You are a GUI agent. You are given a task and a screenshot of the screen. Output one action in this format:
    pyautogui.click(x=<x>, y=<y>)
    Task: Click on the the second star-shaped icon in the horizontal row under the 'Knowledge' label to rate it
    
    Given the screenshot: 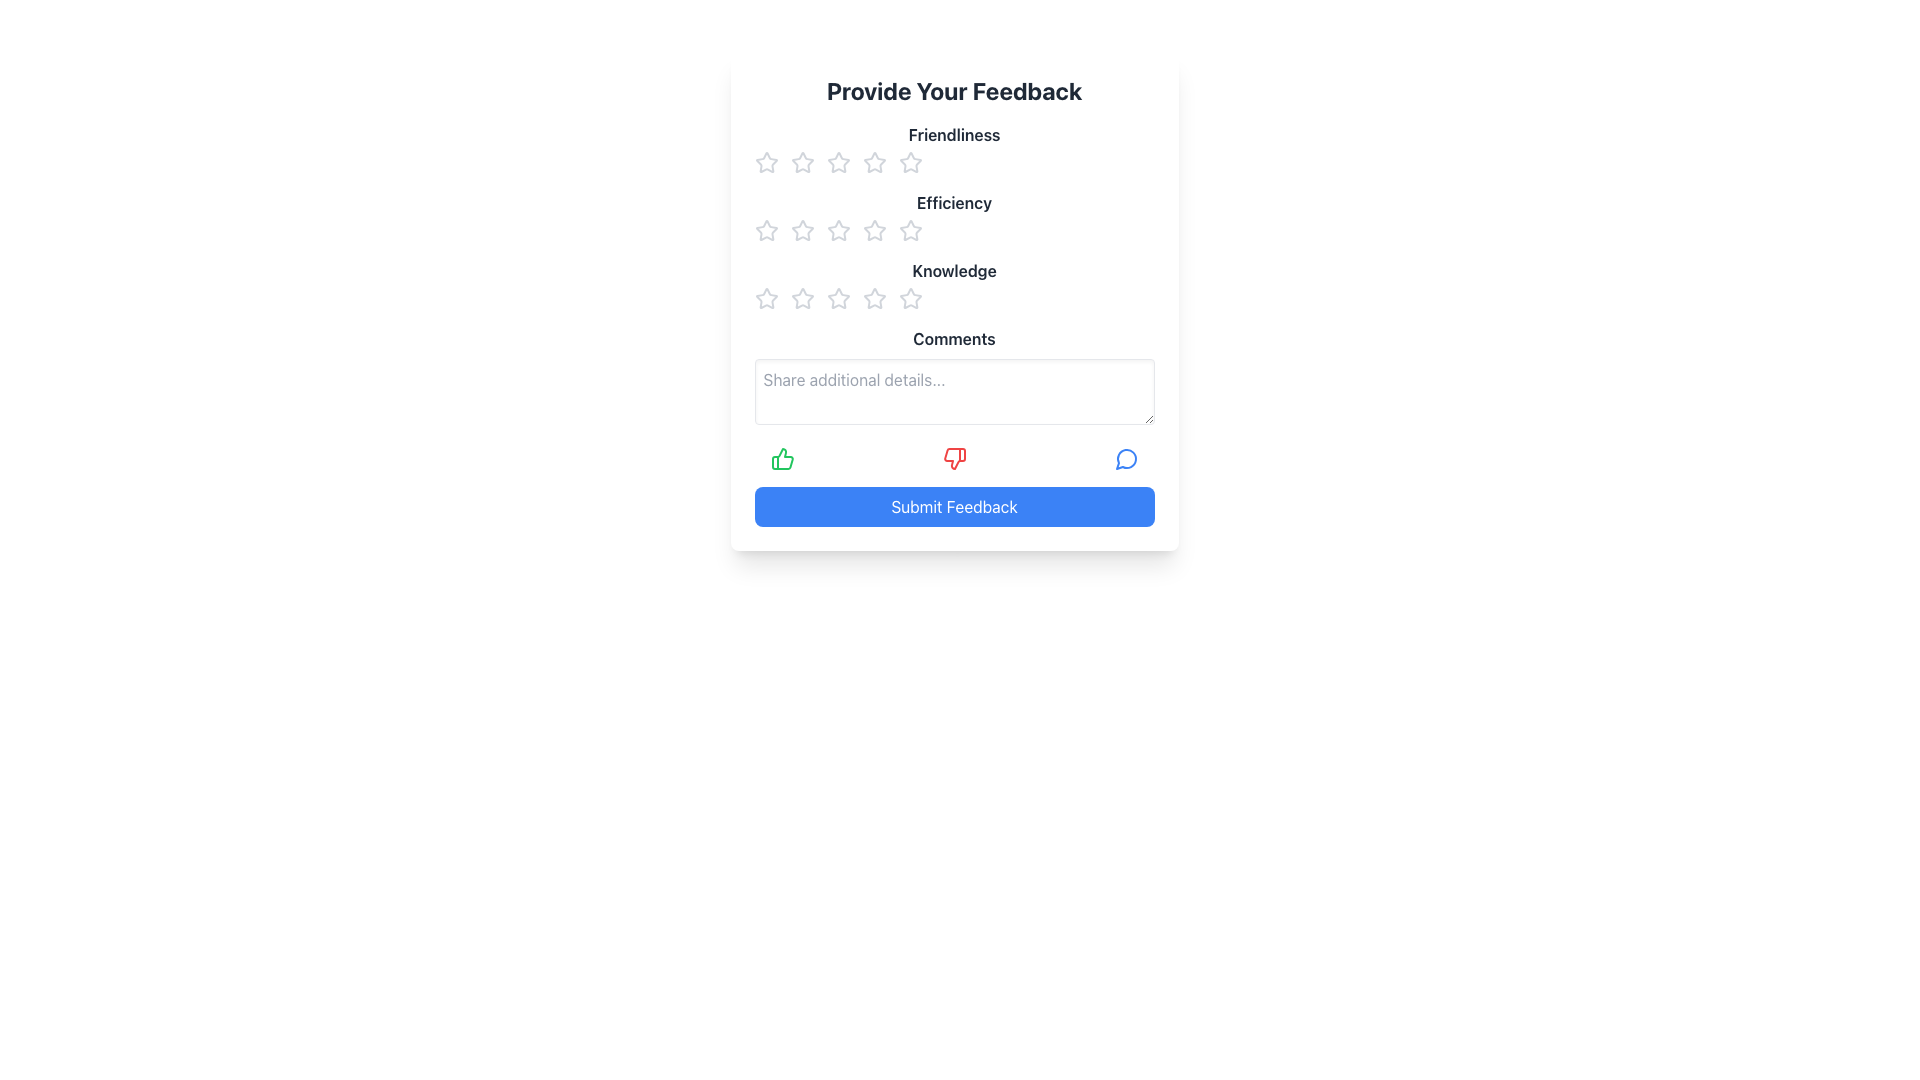 What is the action you would take?
    pyautogui.click(x=765, y=298)
    